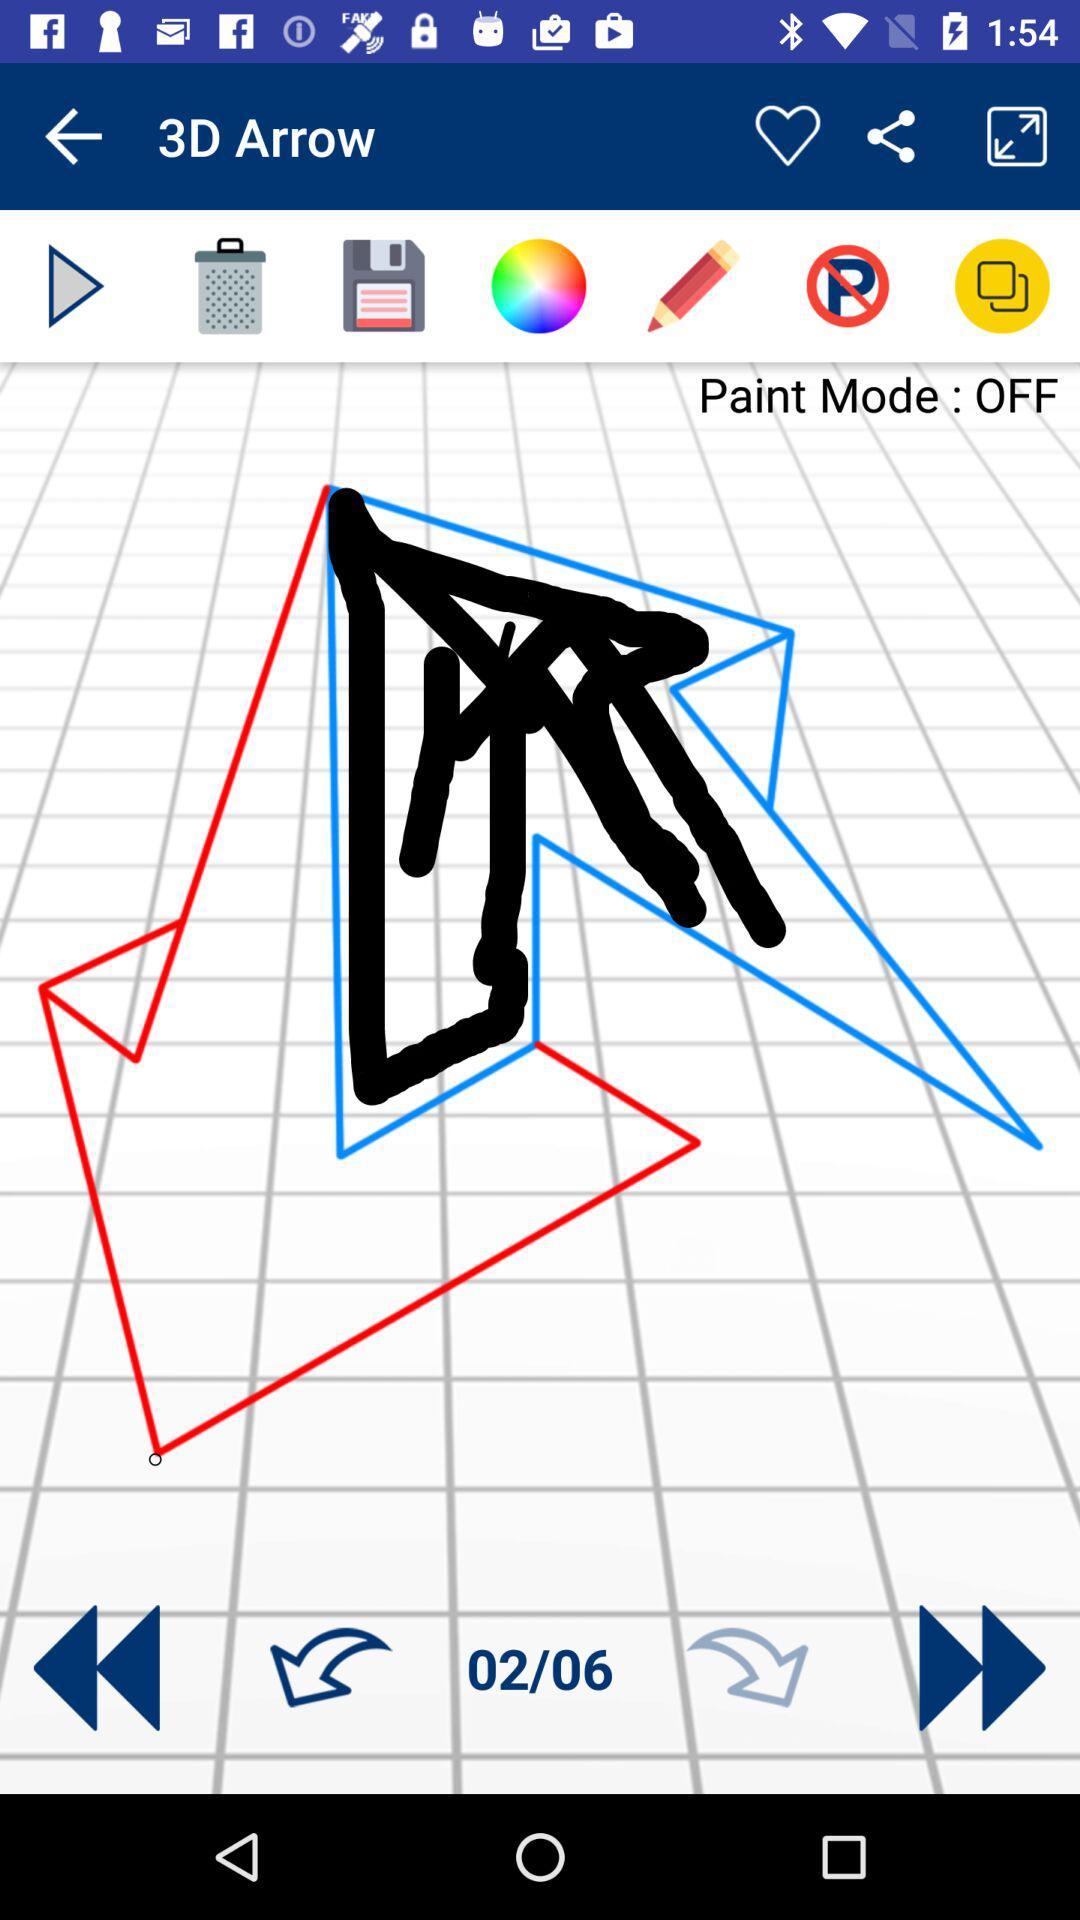  What do you see at coordinates (330, 1668) in the screenshot?
I see `the undo icon` at bounding box center [330, 1668].